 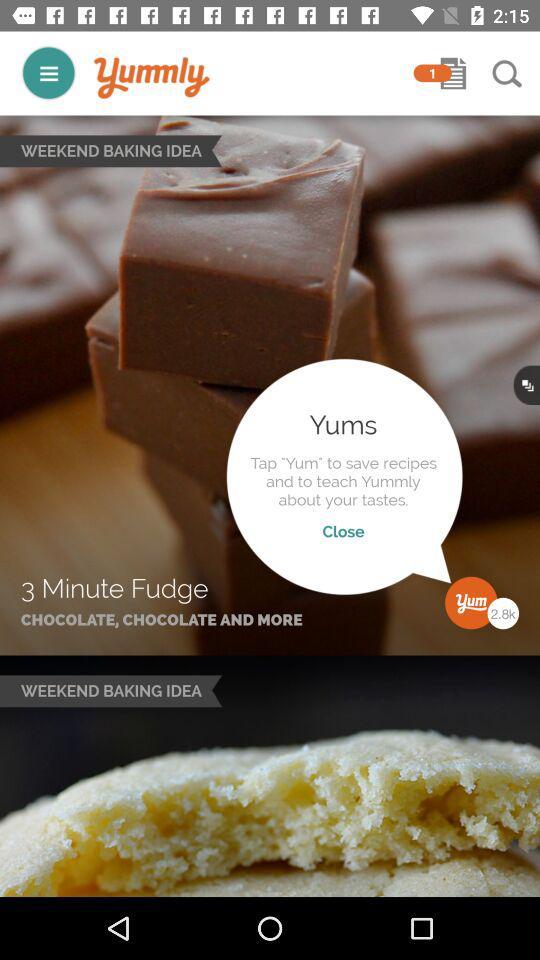 What do you see at coordinates (453, 73) in the screenshot?
I see `new massage` at bounding box center [453, 73].